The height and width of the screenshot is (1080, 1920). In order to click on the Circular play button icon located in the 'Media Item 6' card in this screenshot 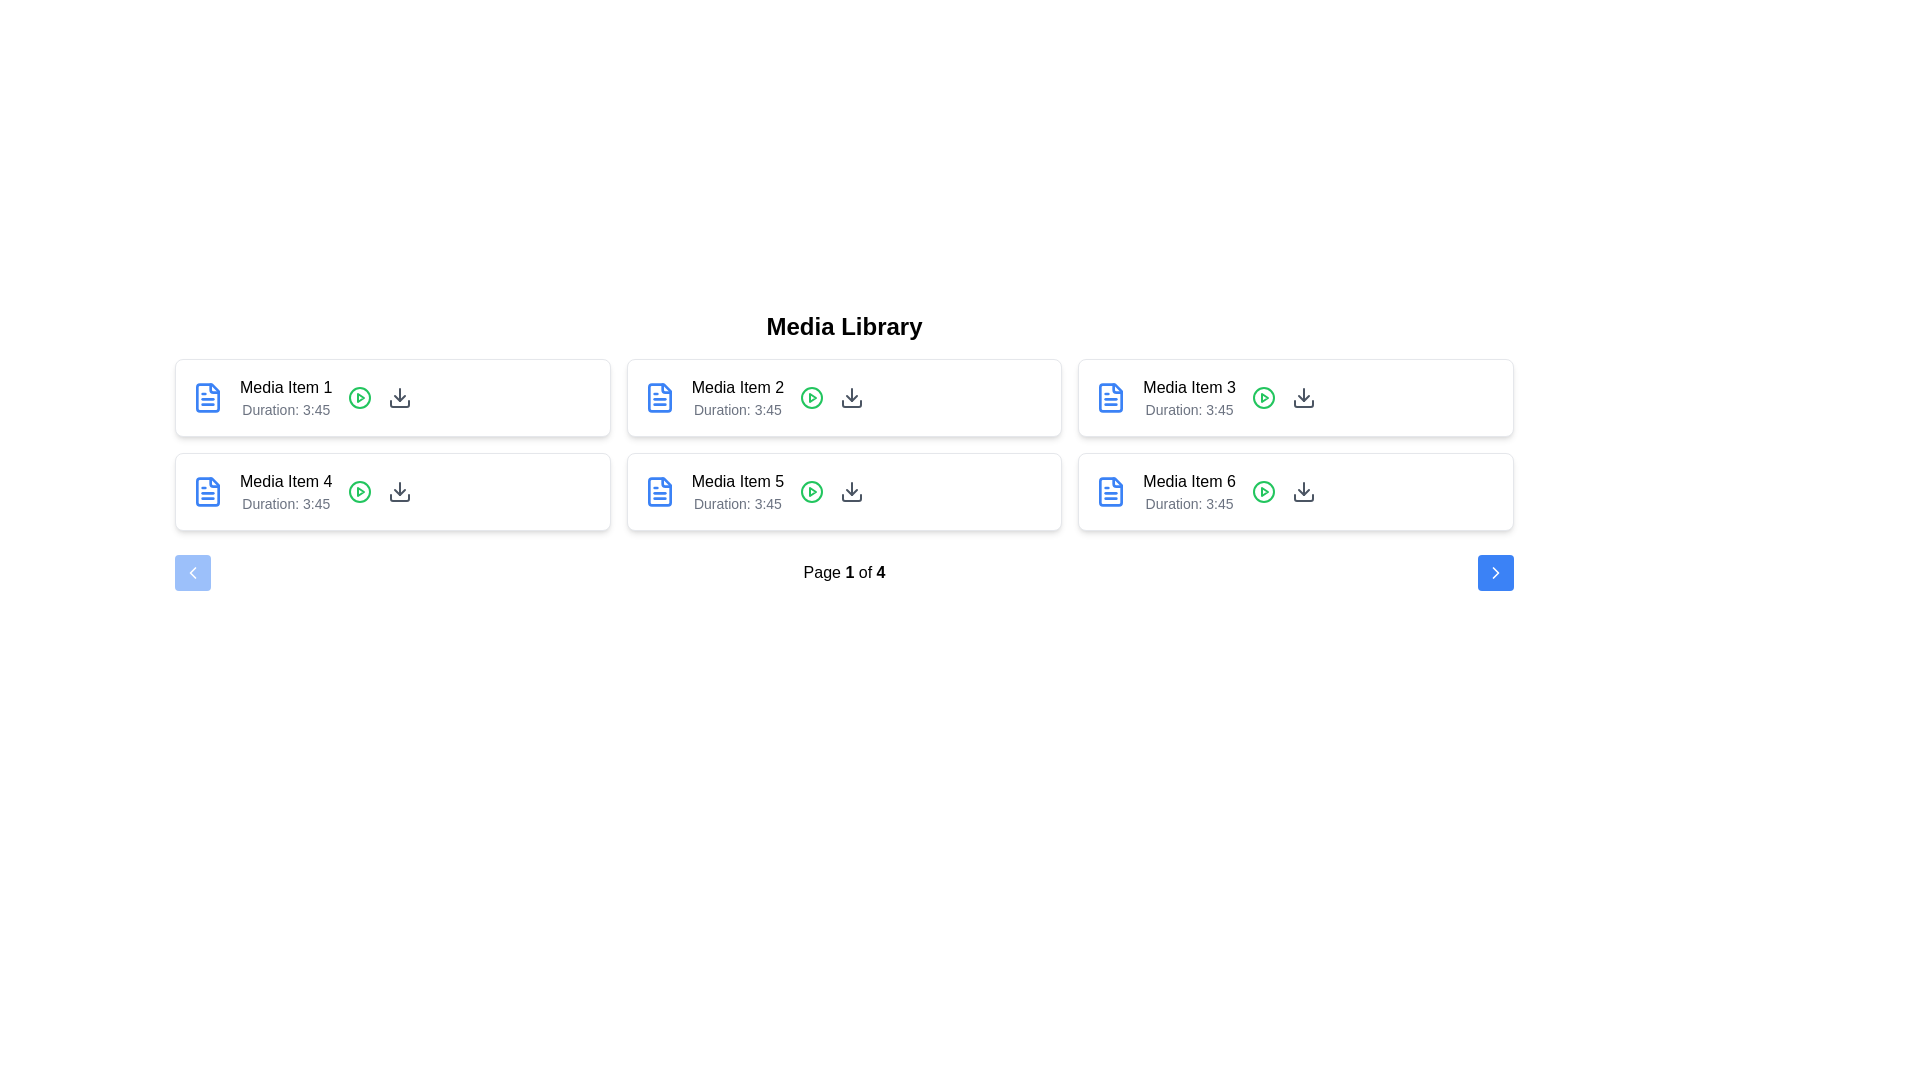, I will do `click(1262, 492)`.